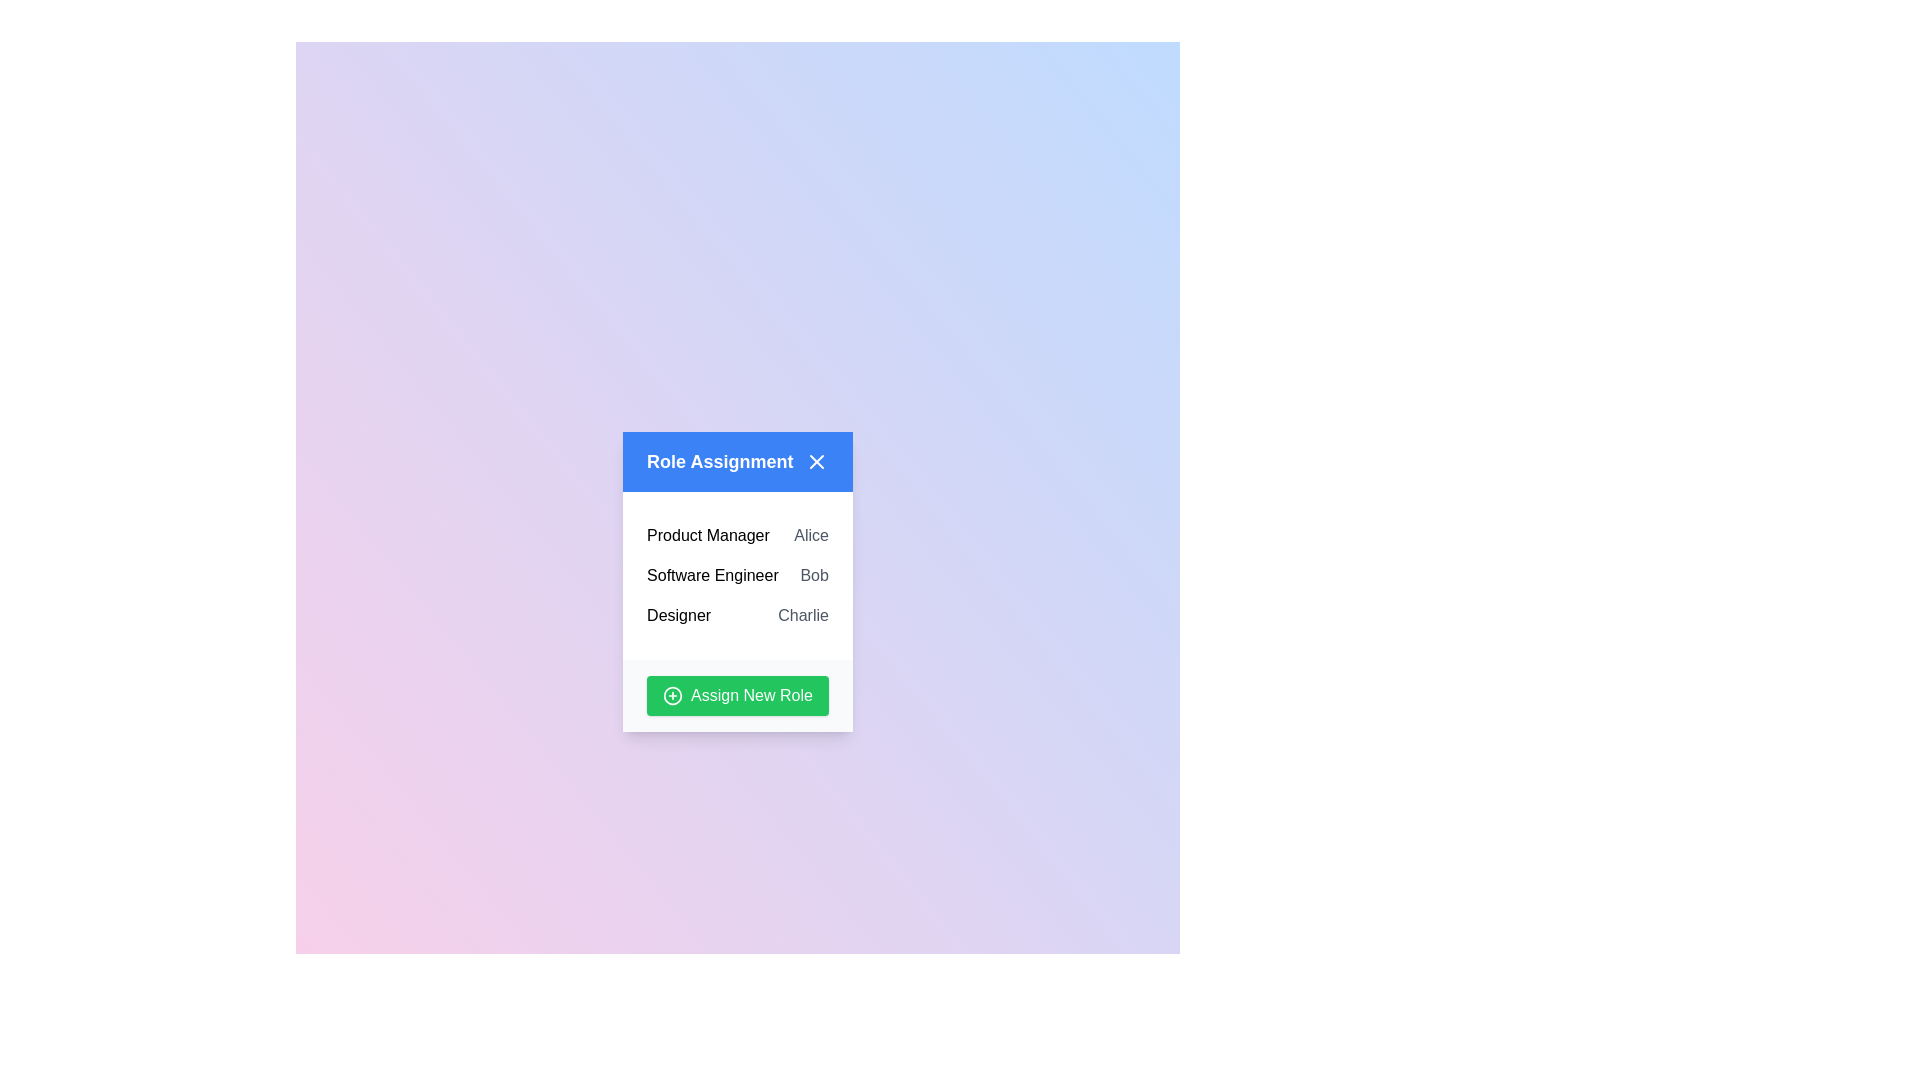  Describe the element at coordinates (737, 694) in the screenshot. I see `'Assign New Role' button to trigger the role assignment action` at that location.